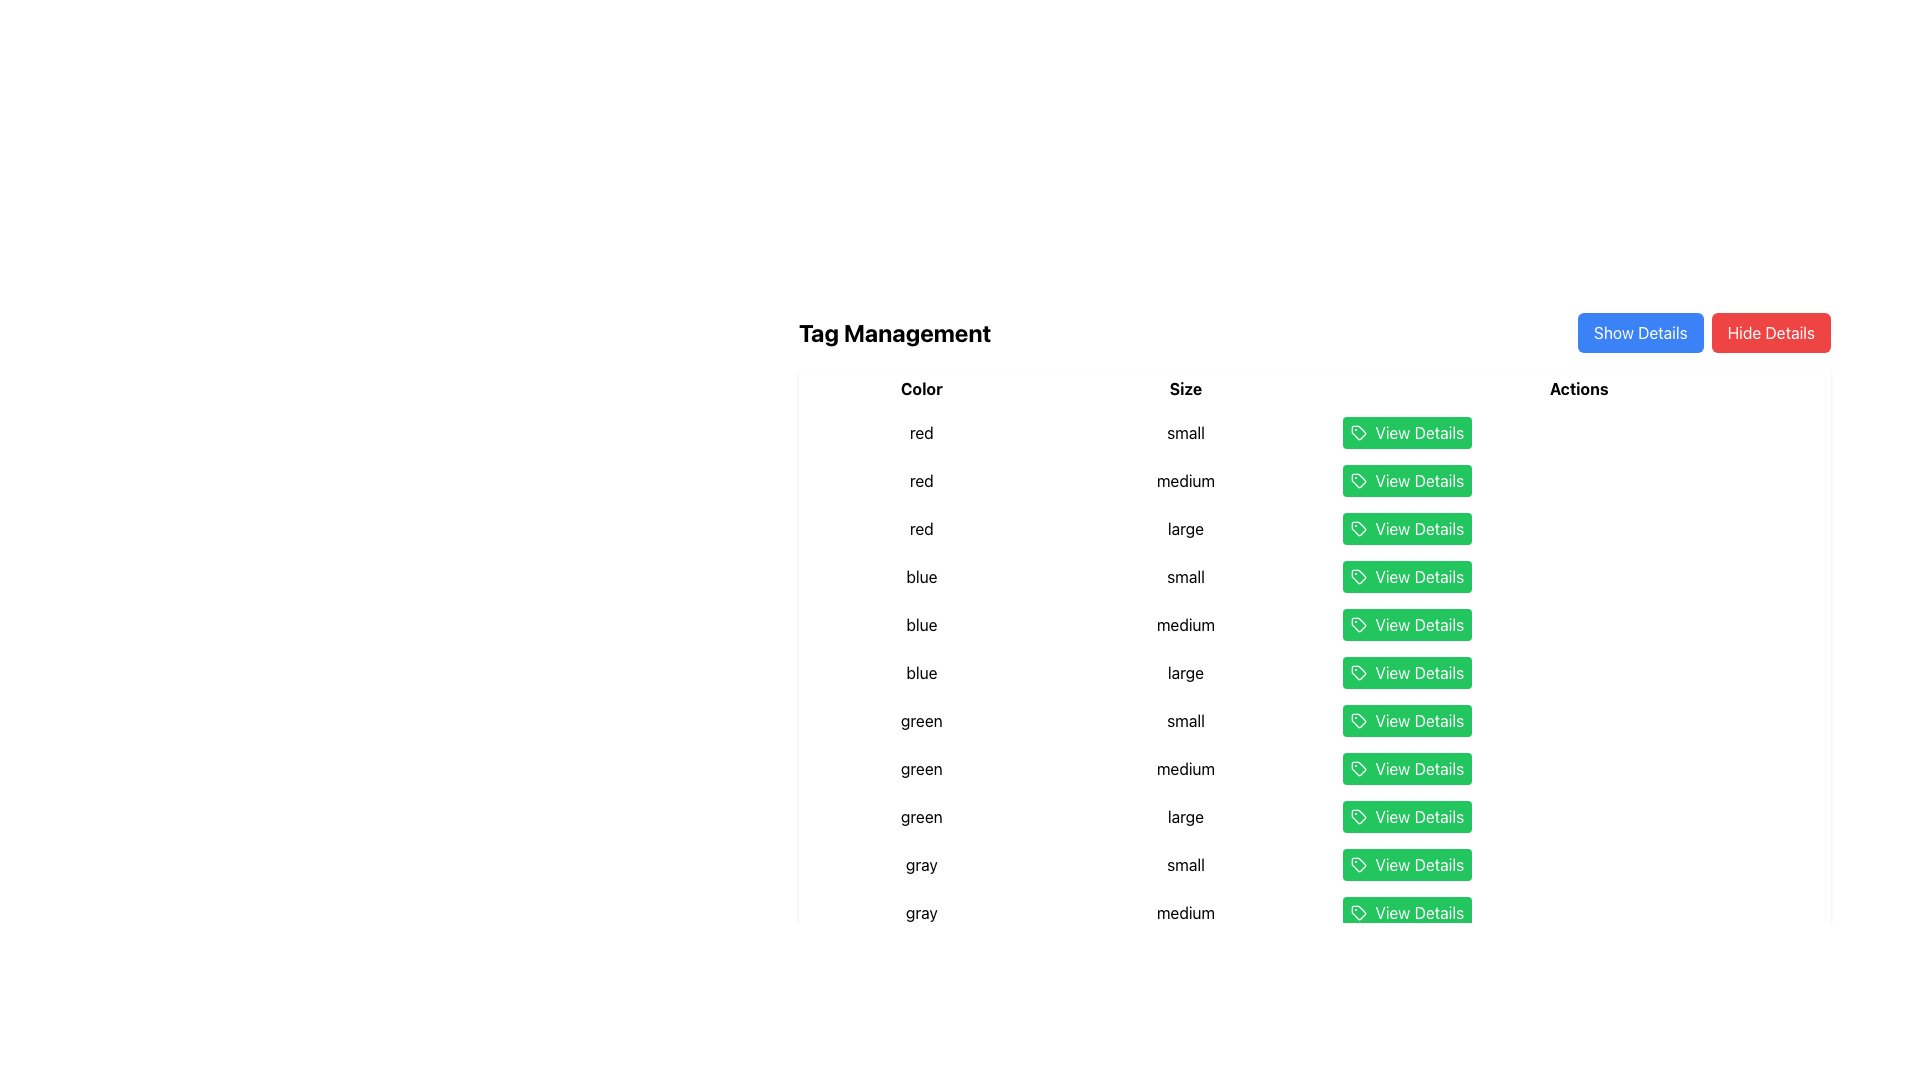 Image resolution: width=1920 pixels, height=1080 pixels. What do you see at coordinates (920, 863) in the screenshot?
I see `the text label displaying 'gray' in the 'Color' column of the table, which is aligned with 'small' in the 'Size' column and 'View Details' in the 'Actions' column` at bounding box center [920, 863].